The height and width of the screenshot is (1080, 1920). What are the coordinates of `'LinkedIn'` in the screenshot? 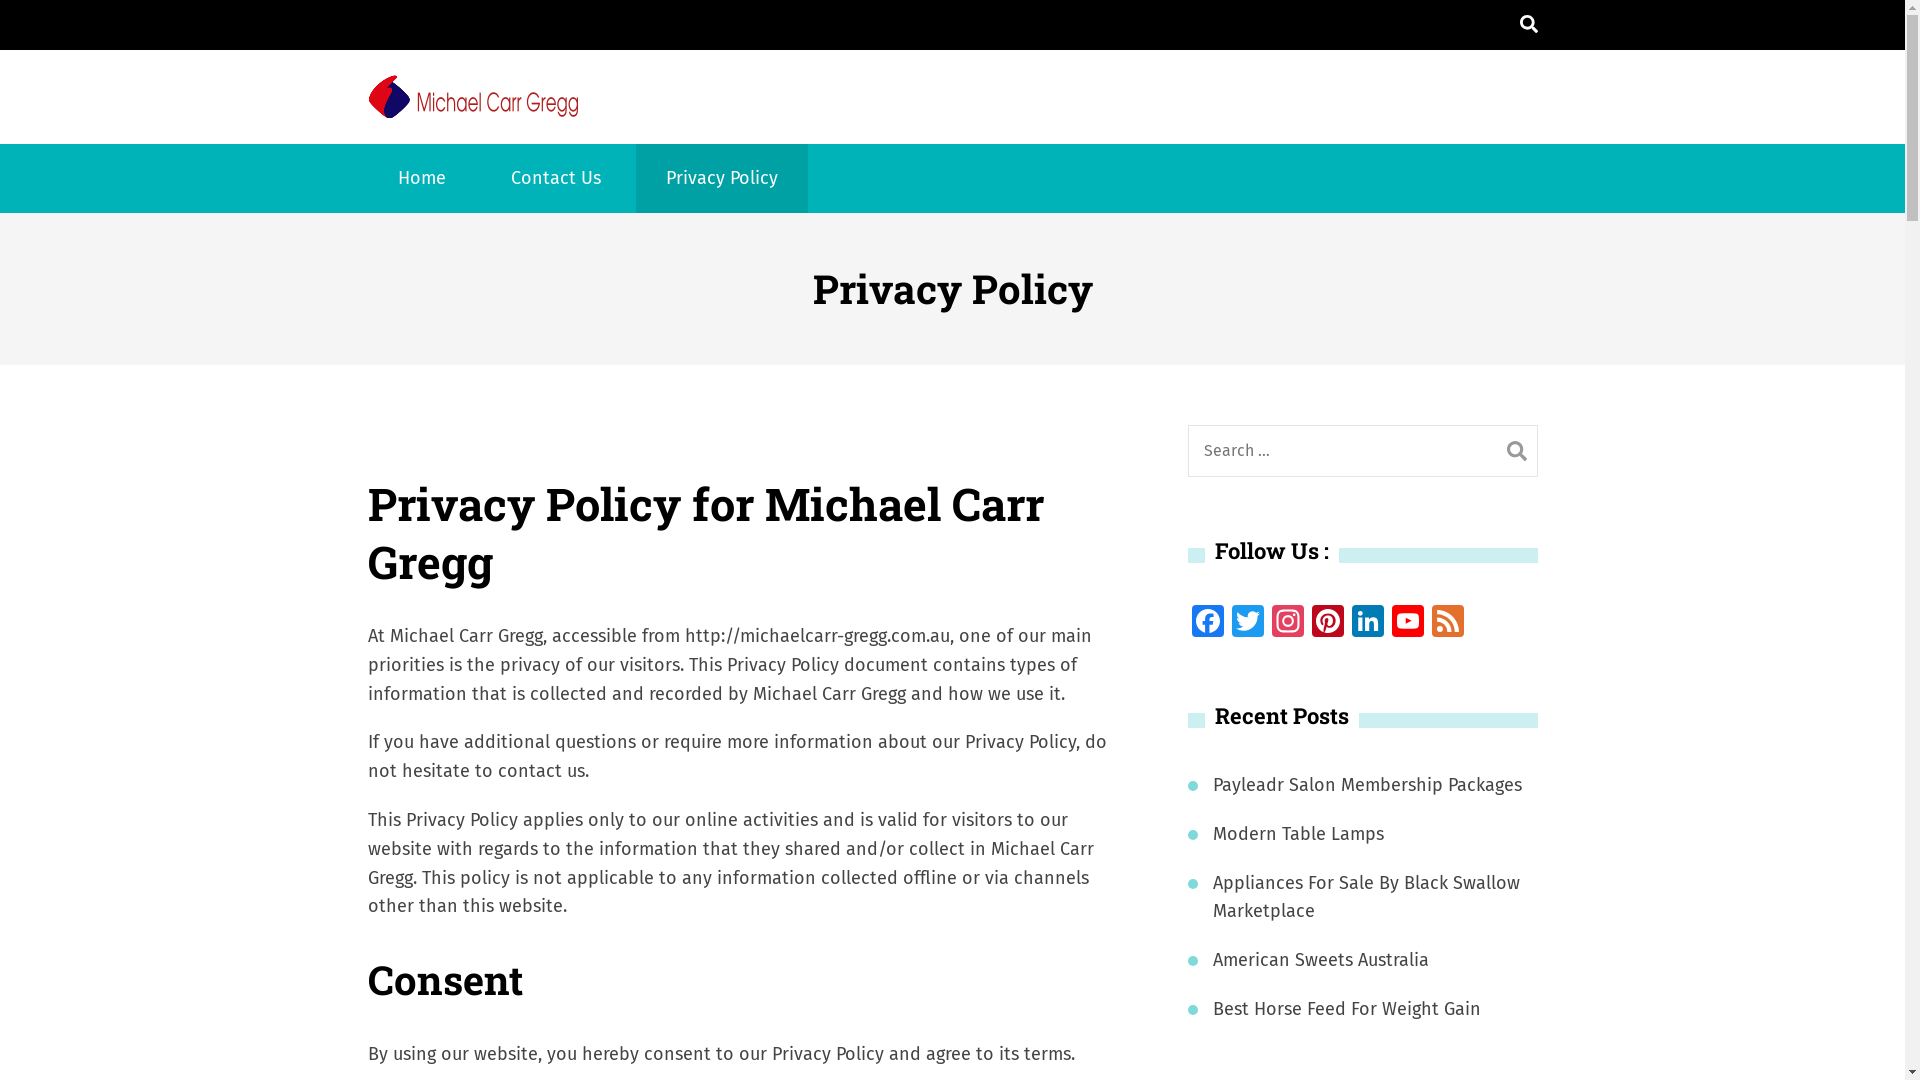 It's located at (1348, 622).